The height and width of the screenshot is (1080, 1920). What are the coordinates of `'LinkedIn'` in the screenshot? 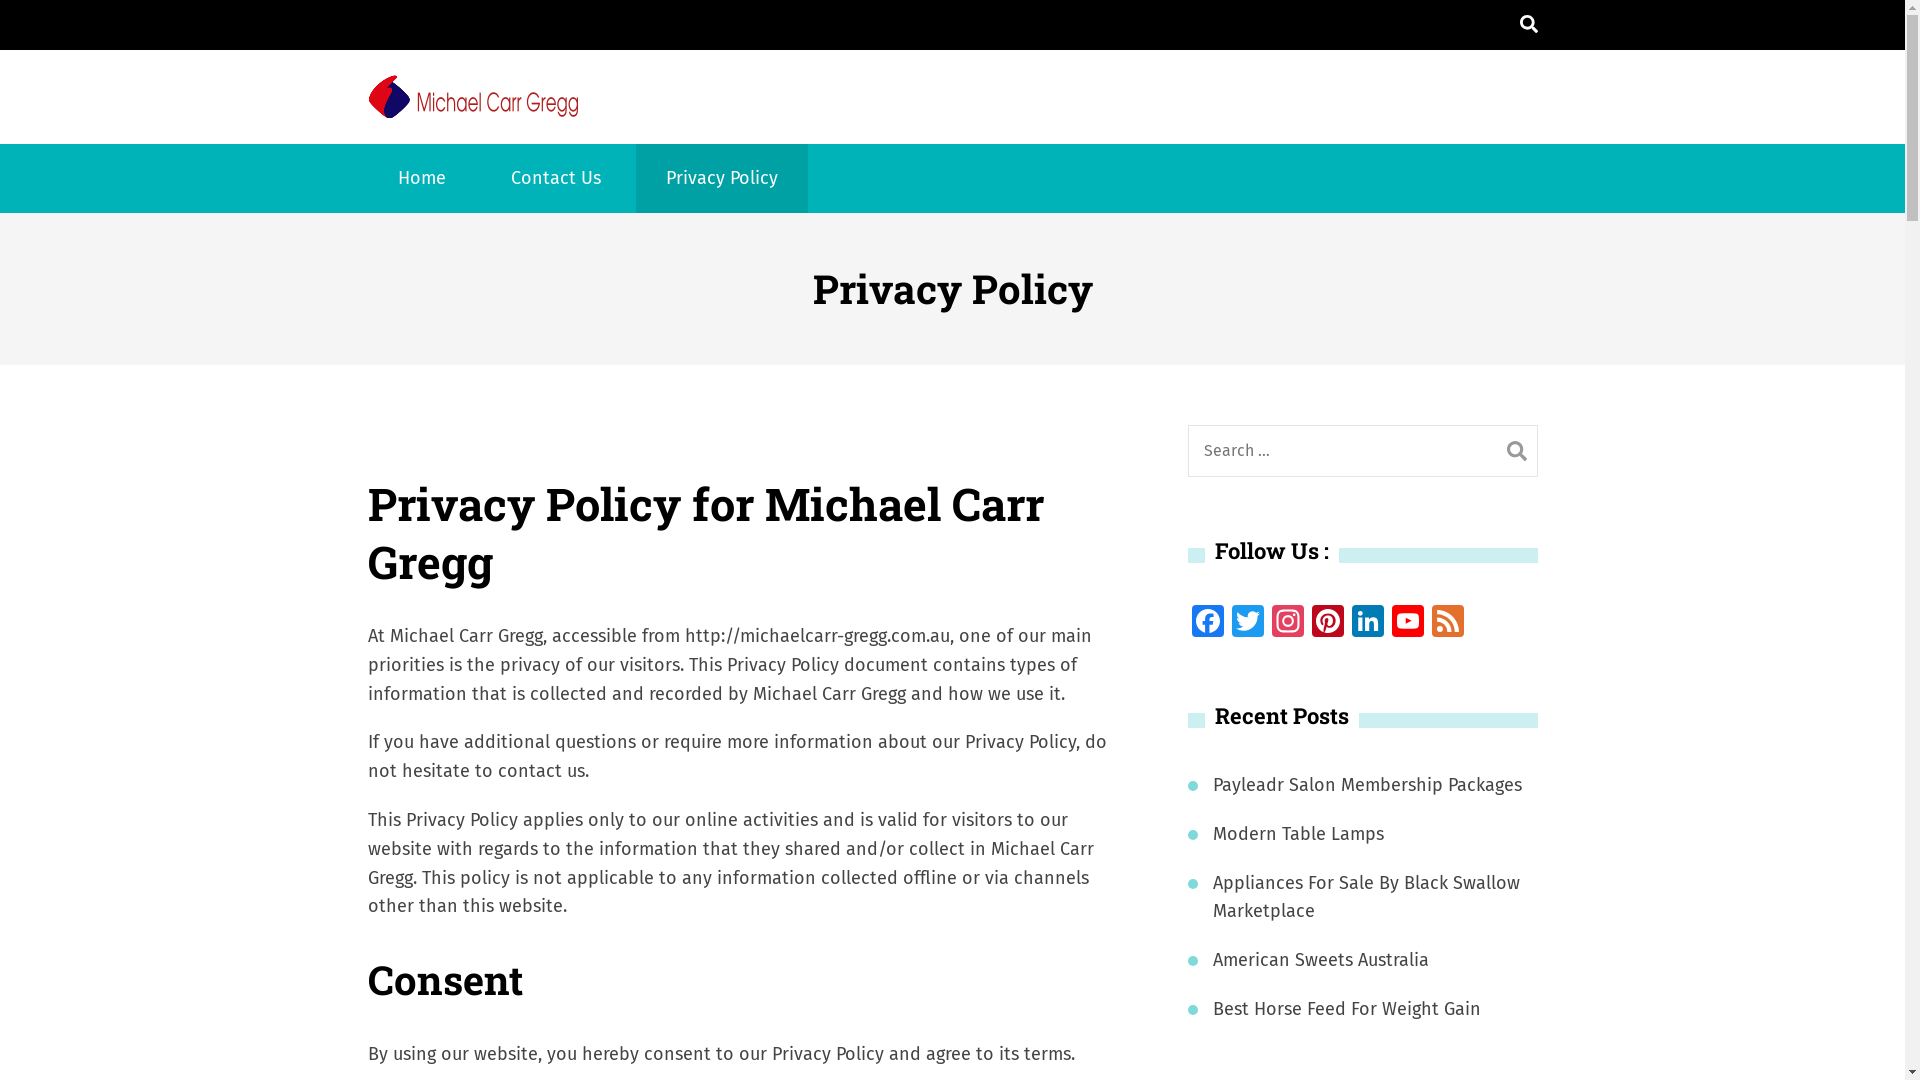 It's located at (1348, 622).